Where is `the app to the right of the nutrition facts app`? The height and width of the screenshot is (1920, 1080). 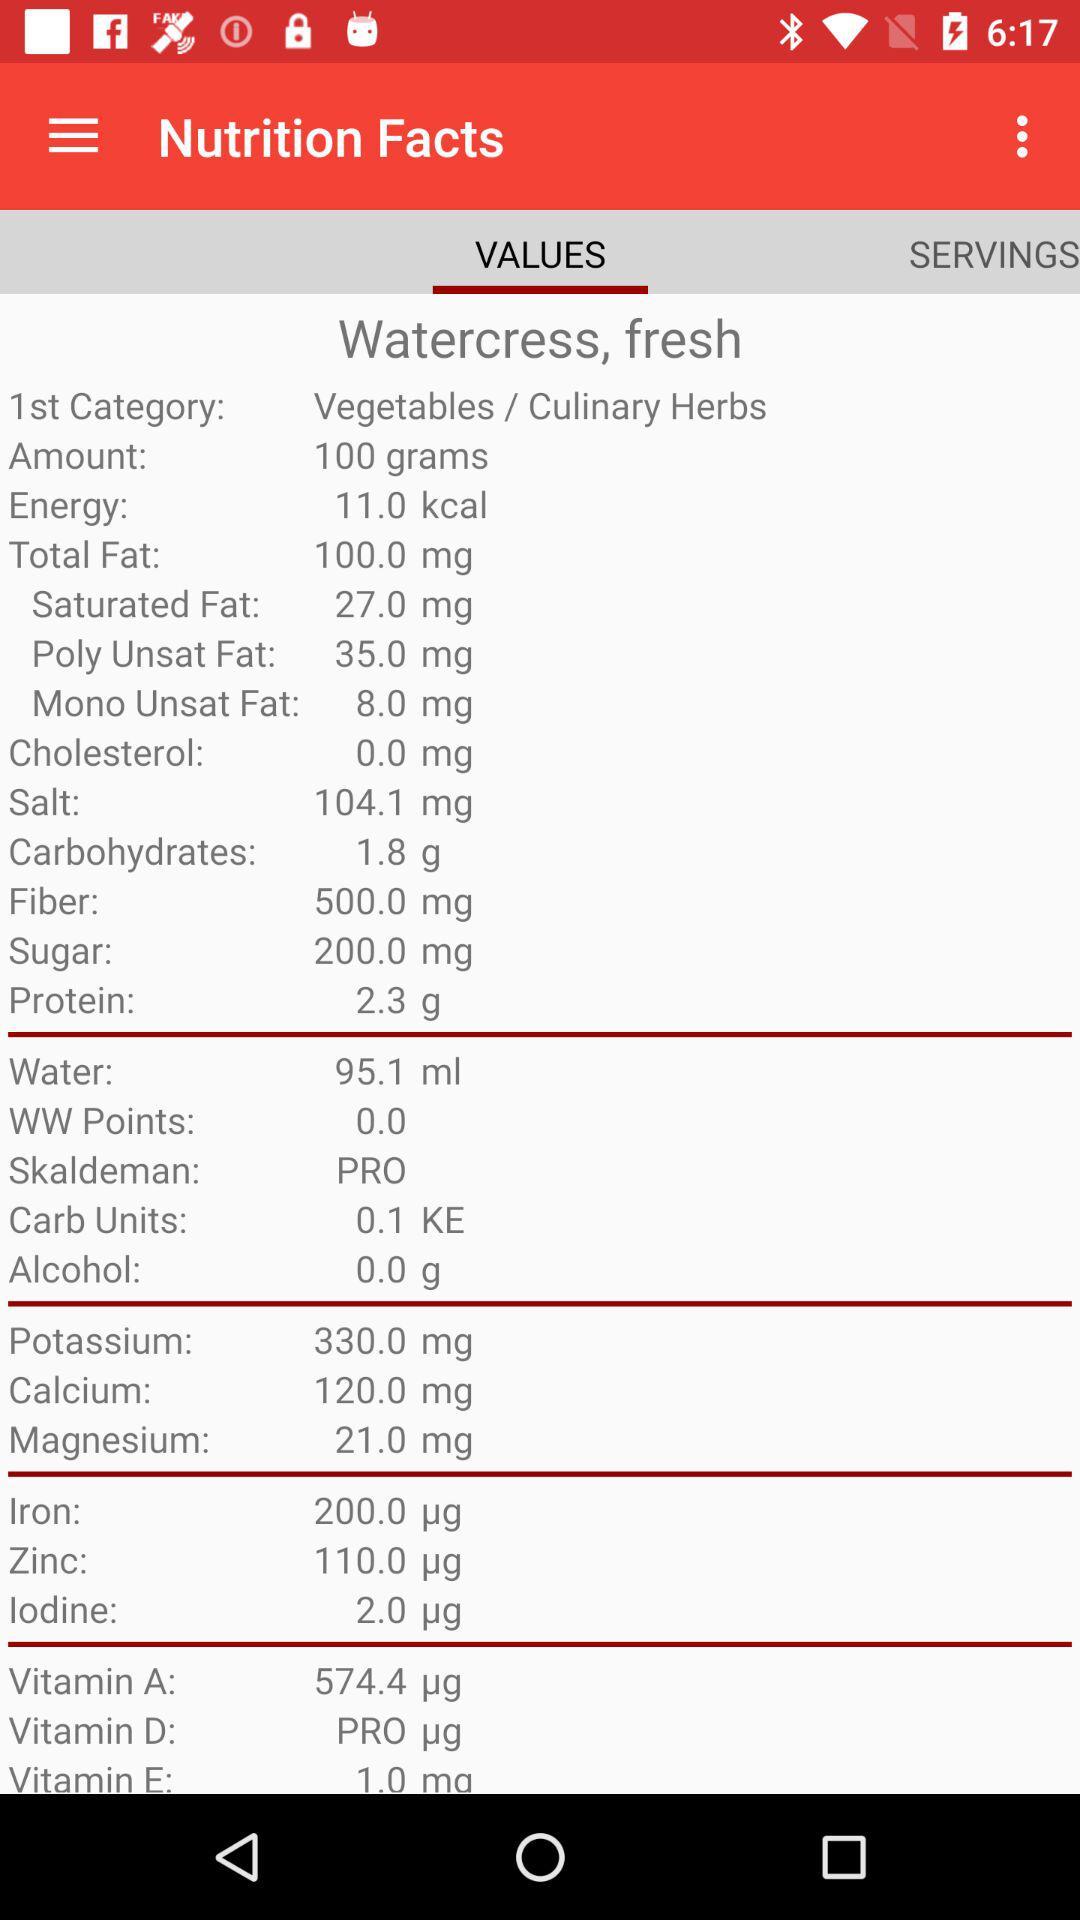 the app to the right of the nutrition facts app is located at coordinates (1027, 135).